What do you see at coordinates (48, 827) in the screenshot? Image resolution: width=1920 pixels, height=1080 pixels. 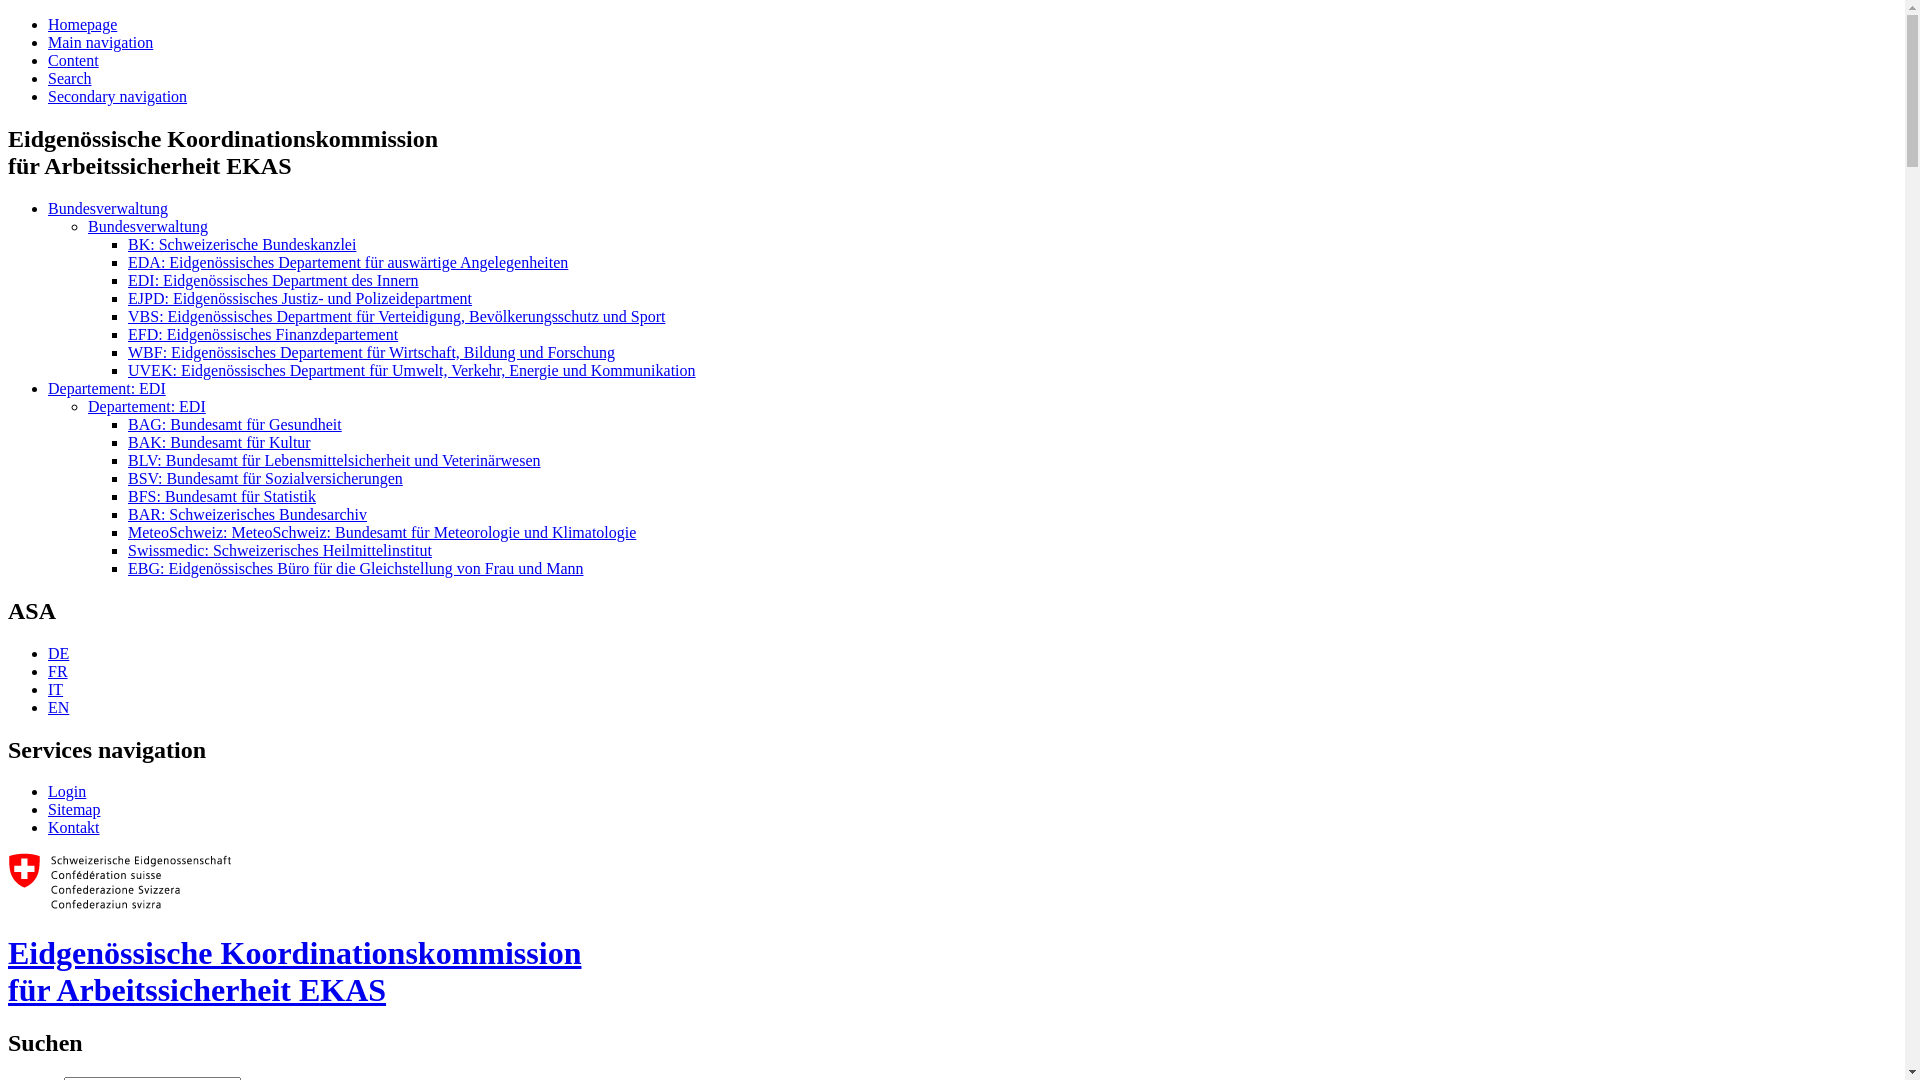 I see `'Kontakt'` at bounding box center [48, 827].